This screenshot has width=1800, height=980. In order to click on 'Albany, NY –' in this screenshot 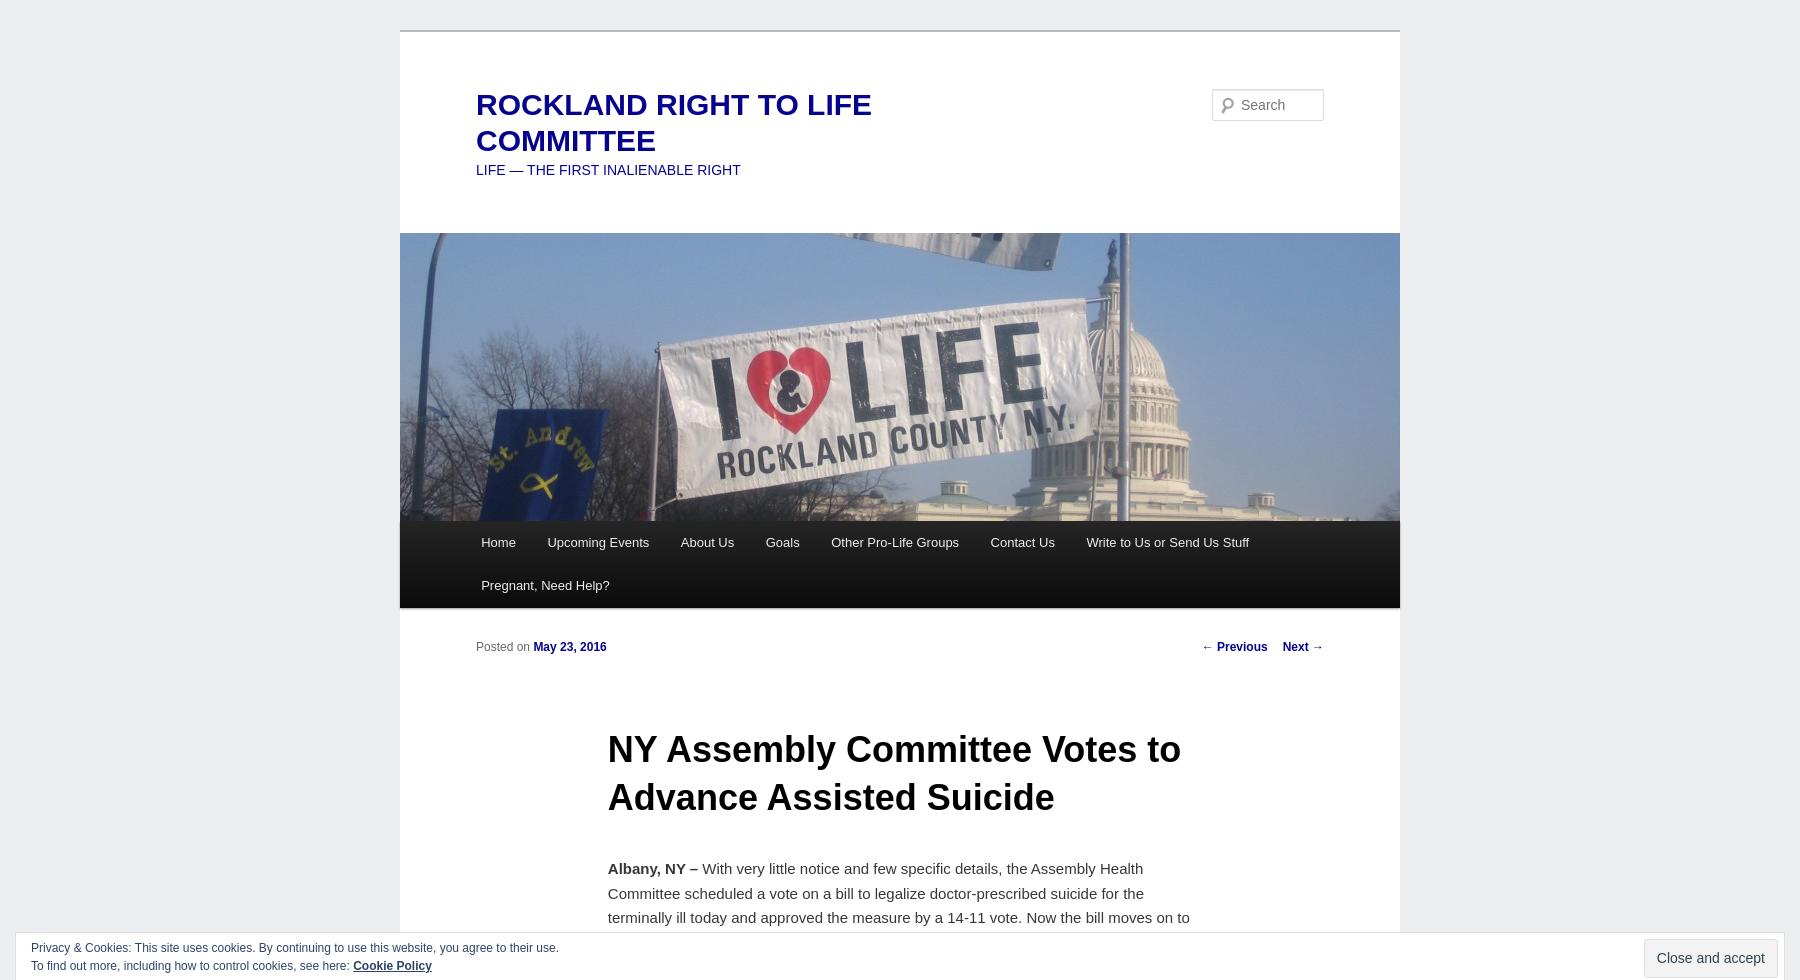, I will do `click(652, 868)`.